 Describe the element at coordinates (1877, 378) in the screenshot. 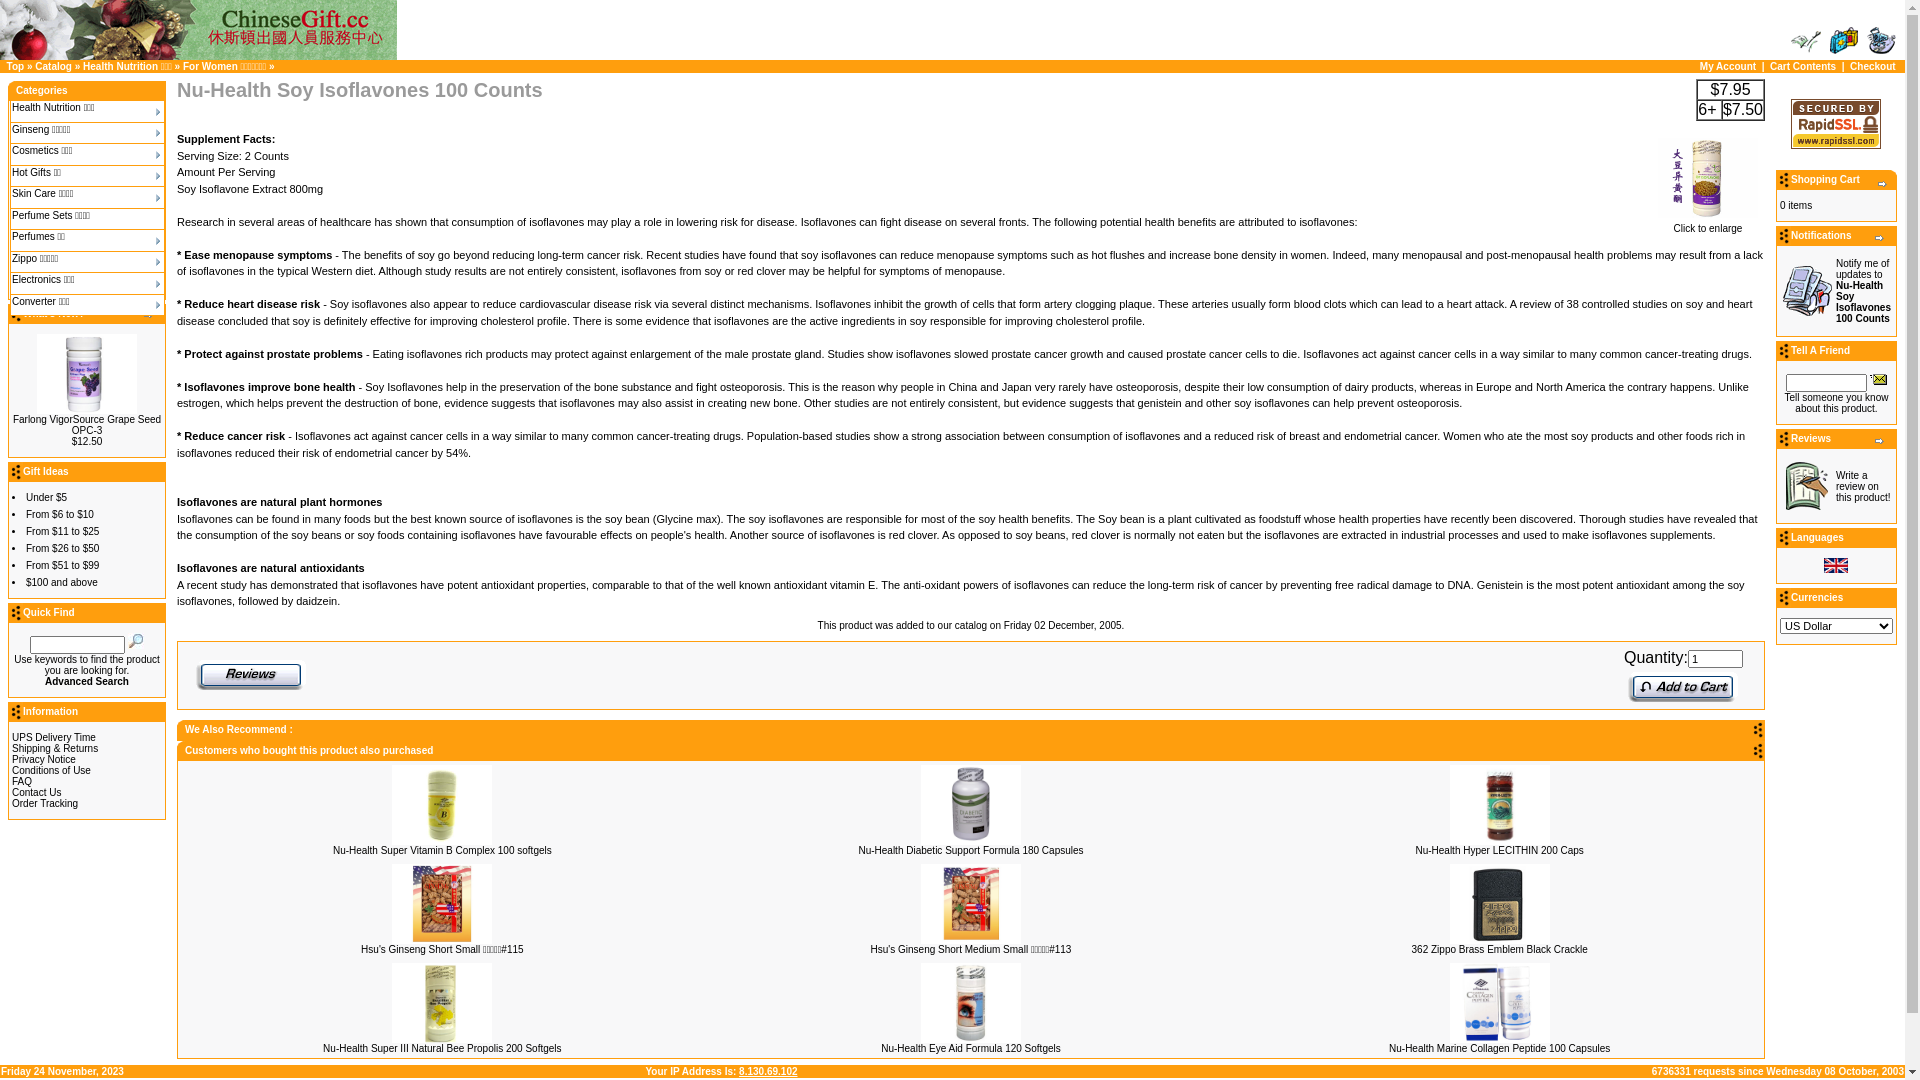

I see `' Tell A Friend '` at that location.